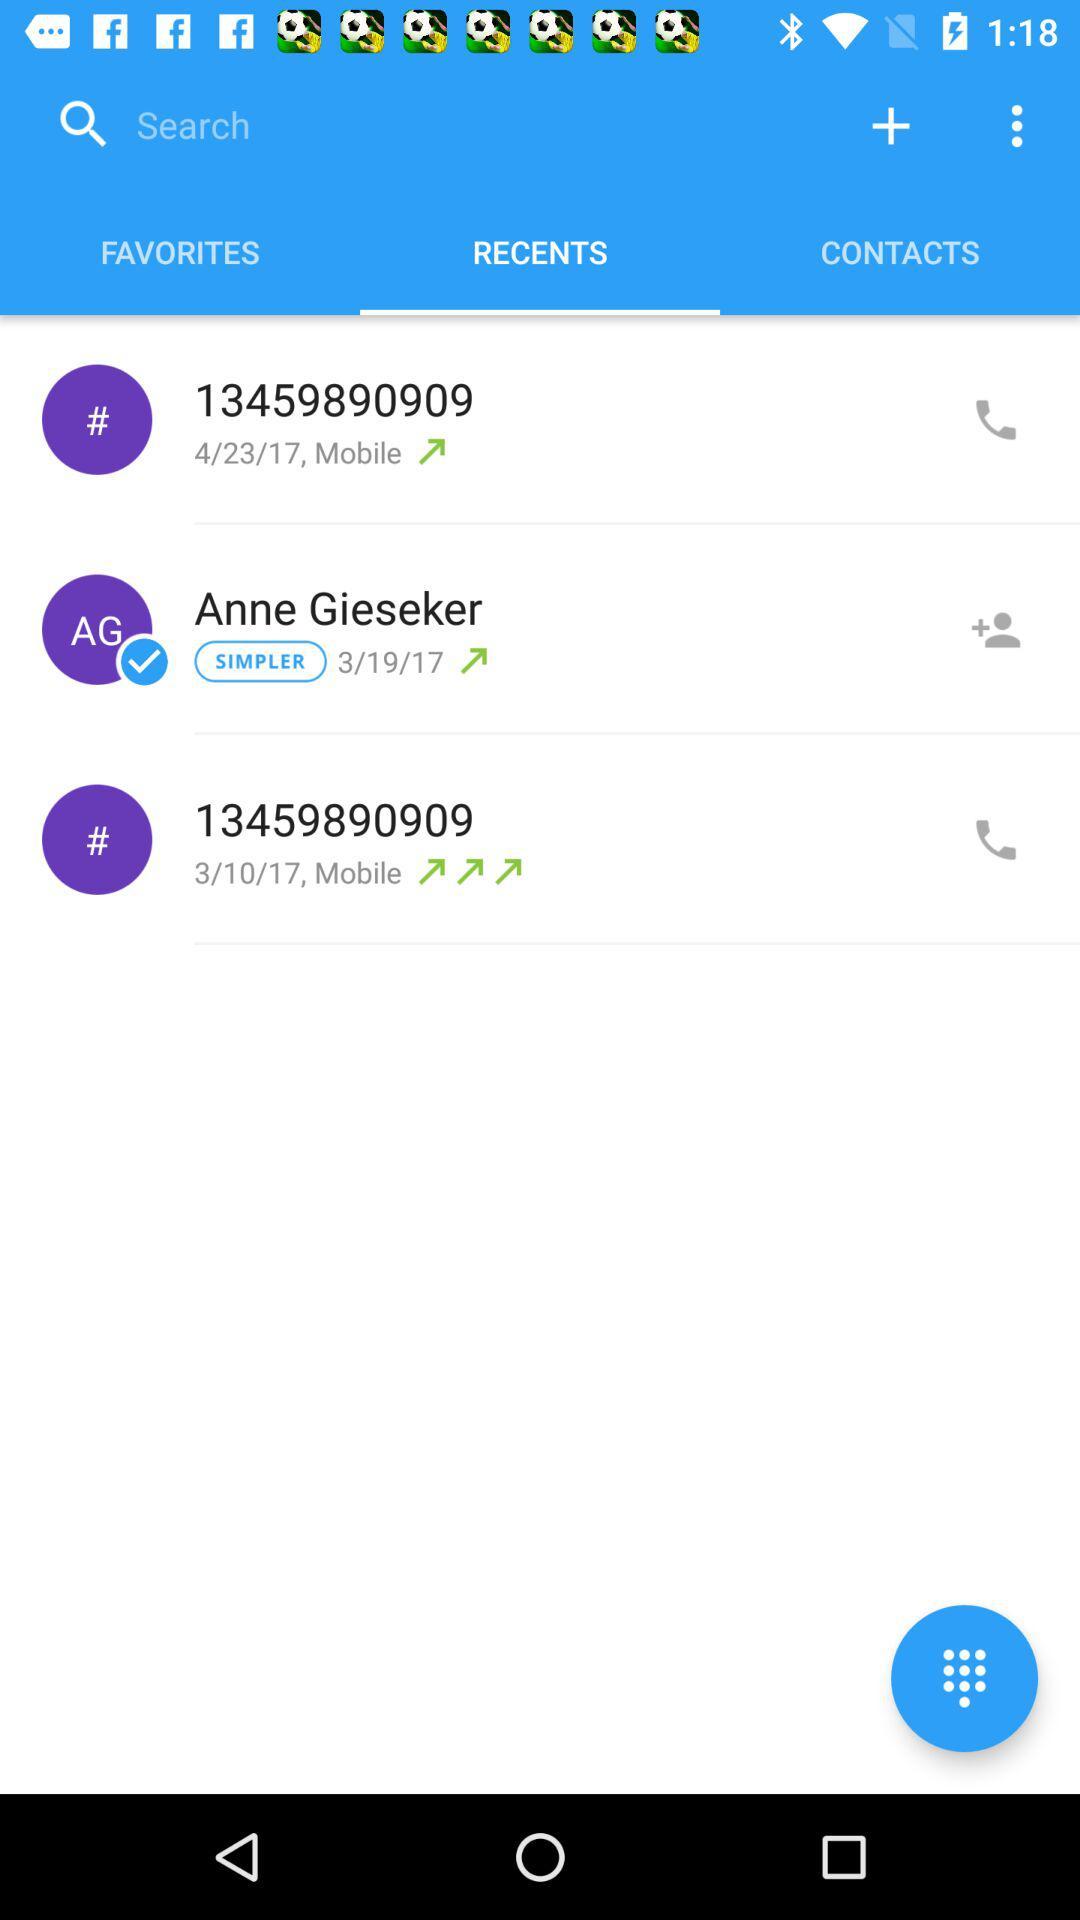 The image size is (1080, 1920). Describe the element at coordinates (995, 419) in the screenshot. I see `call number` at that location.